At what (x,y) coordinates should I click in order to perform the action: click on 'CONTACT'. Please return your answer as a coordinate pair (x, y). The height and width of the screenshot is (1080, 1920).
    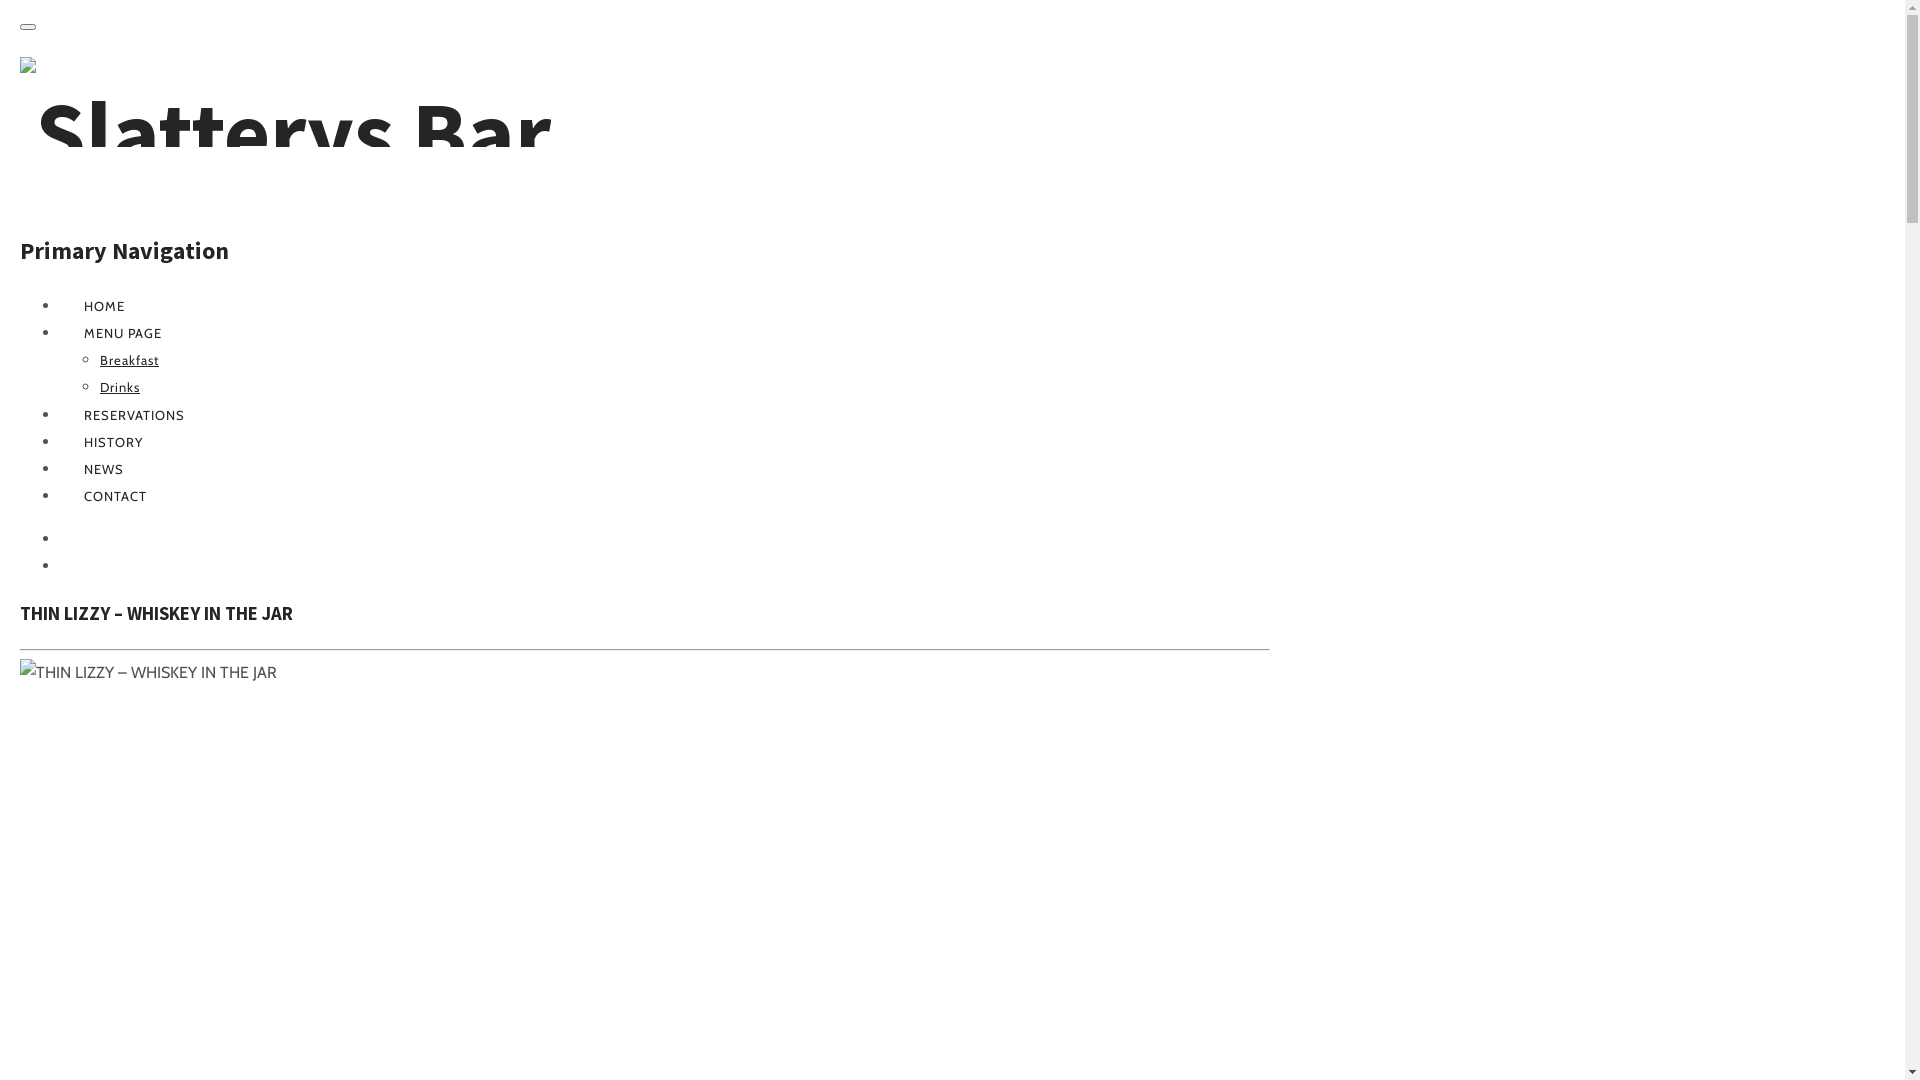
    Looking at the image, I should click on (114, 495).